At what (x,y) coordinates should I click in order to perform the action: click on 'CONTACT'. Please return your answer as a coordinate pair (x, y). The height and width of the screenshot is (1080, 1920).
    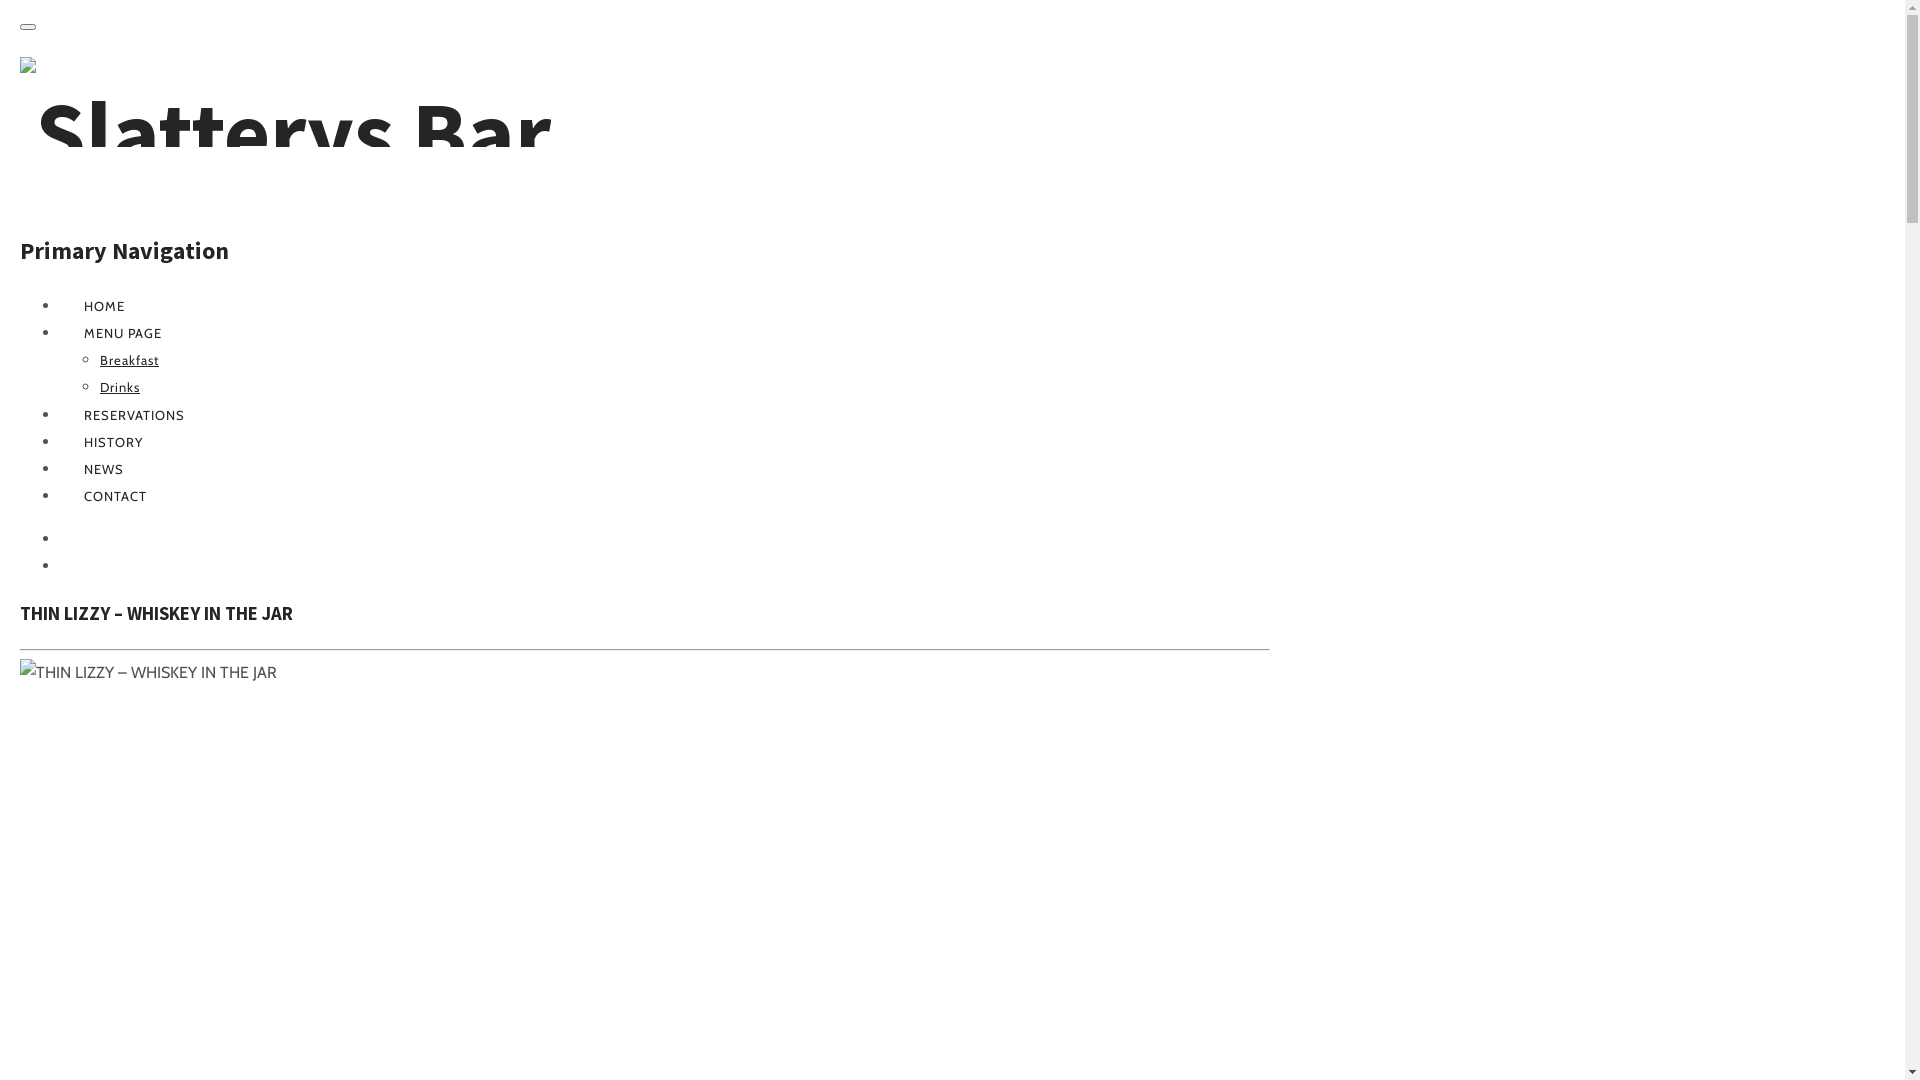
    Looking at the image, I should click on (114, 495).